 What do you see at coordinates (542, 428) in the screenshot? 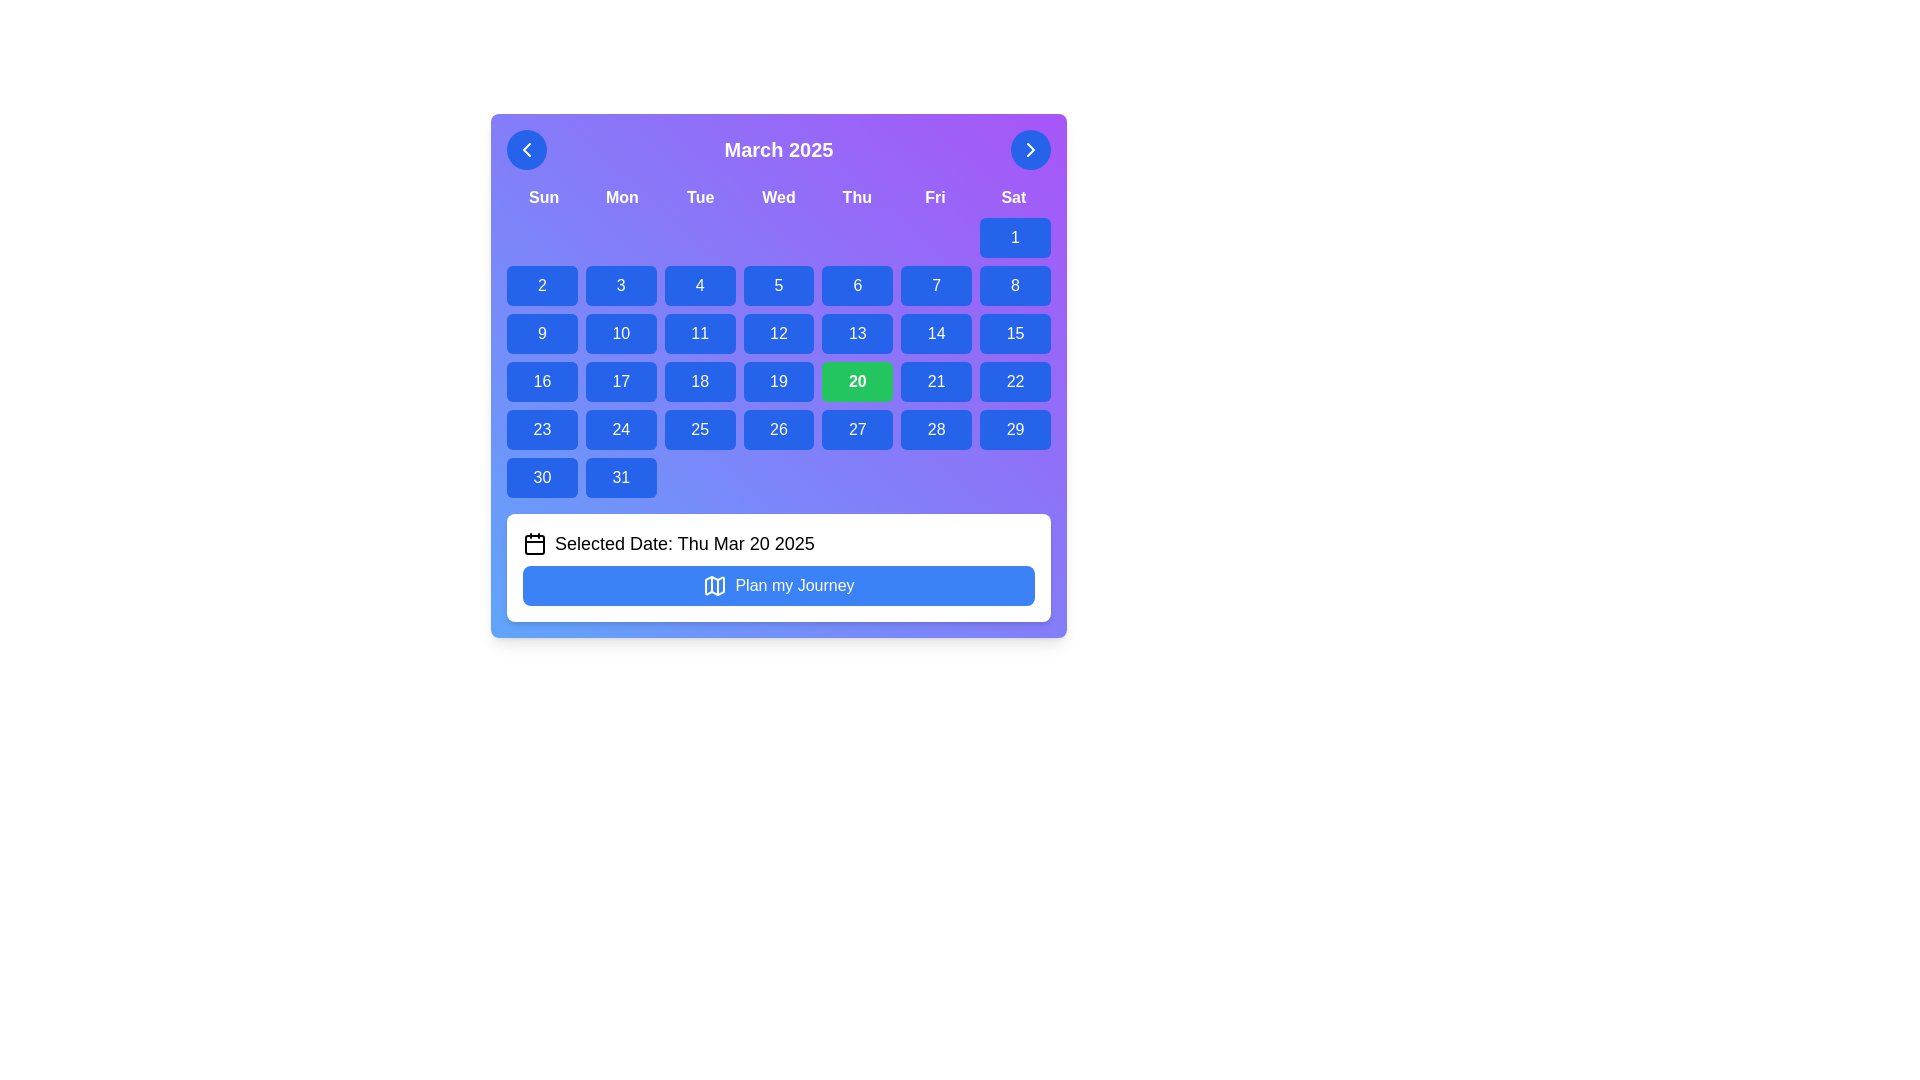
I see `the button representing the 23rd day of the month in the calendar layout` at bounding box center [542, 428].